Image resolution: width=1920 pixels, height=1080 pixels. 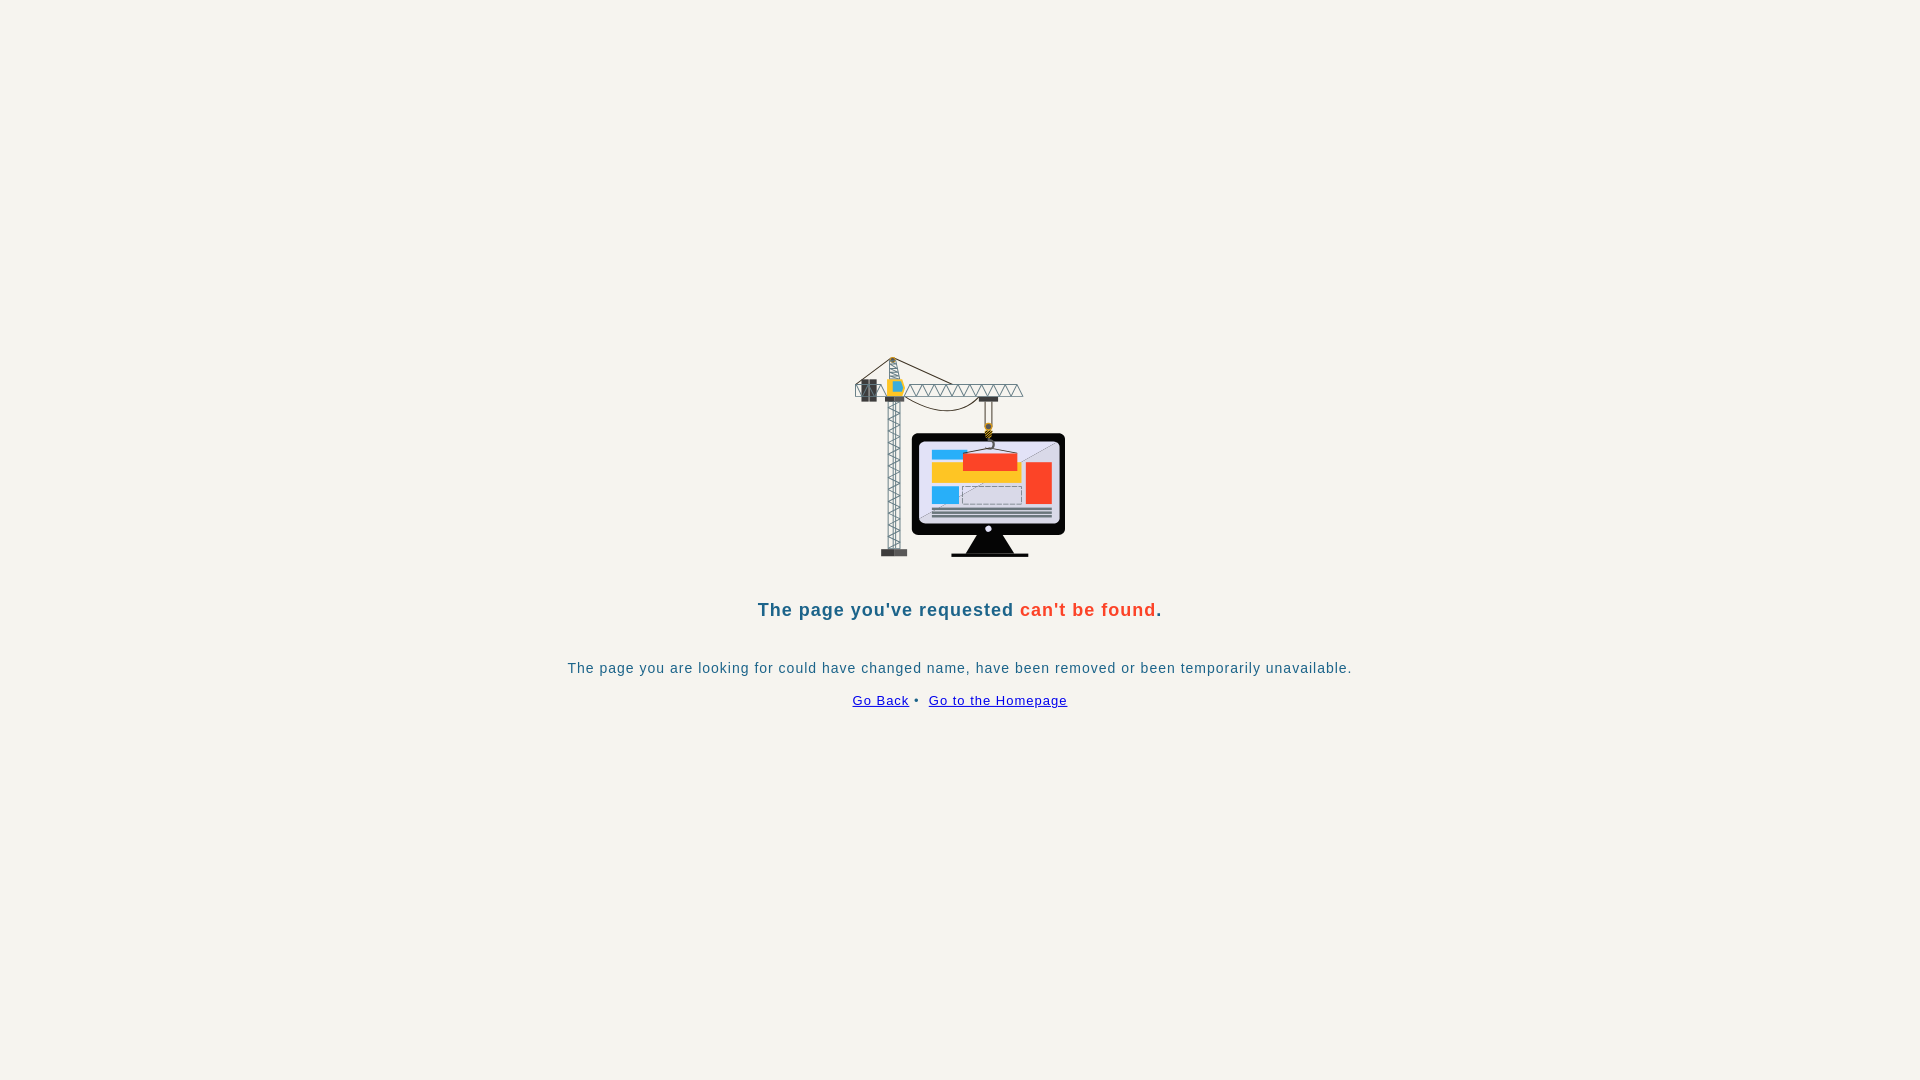 I want to click on 'Go Back', so click(x=853, y=699).